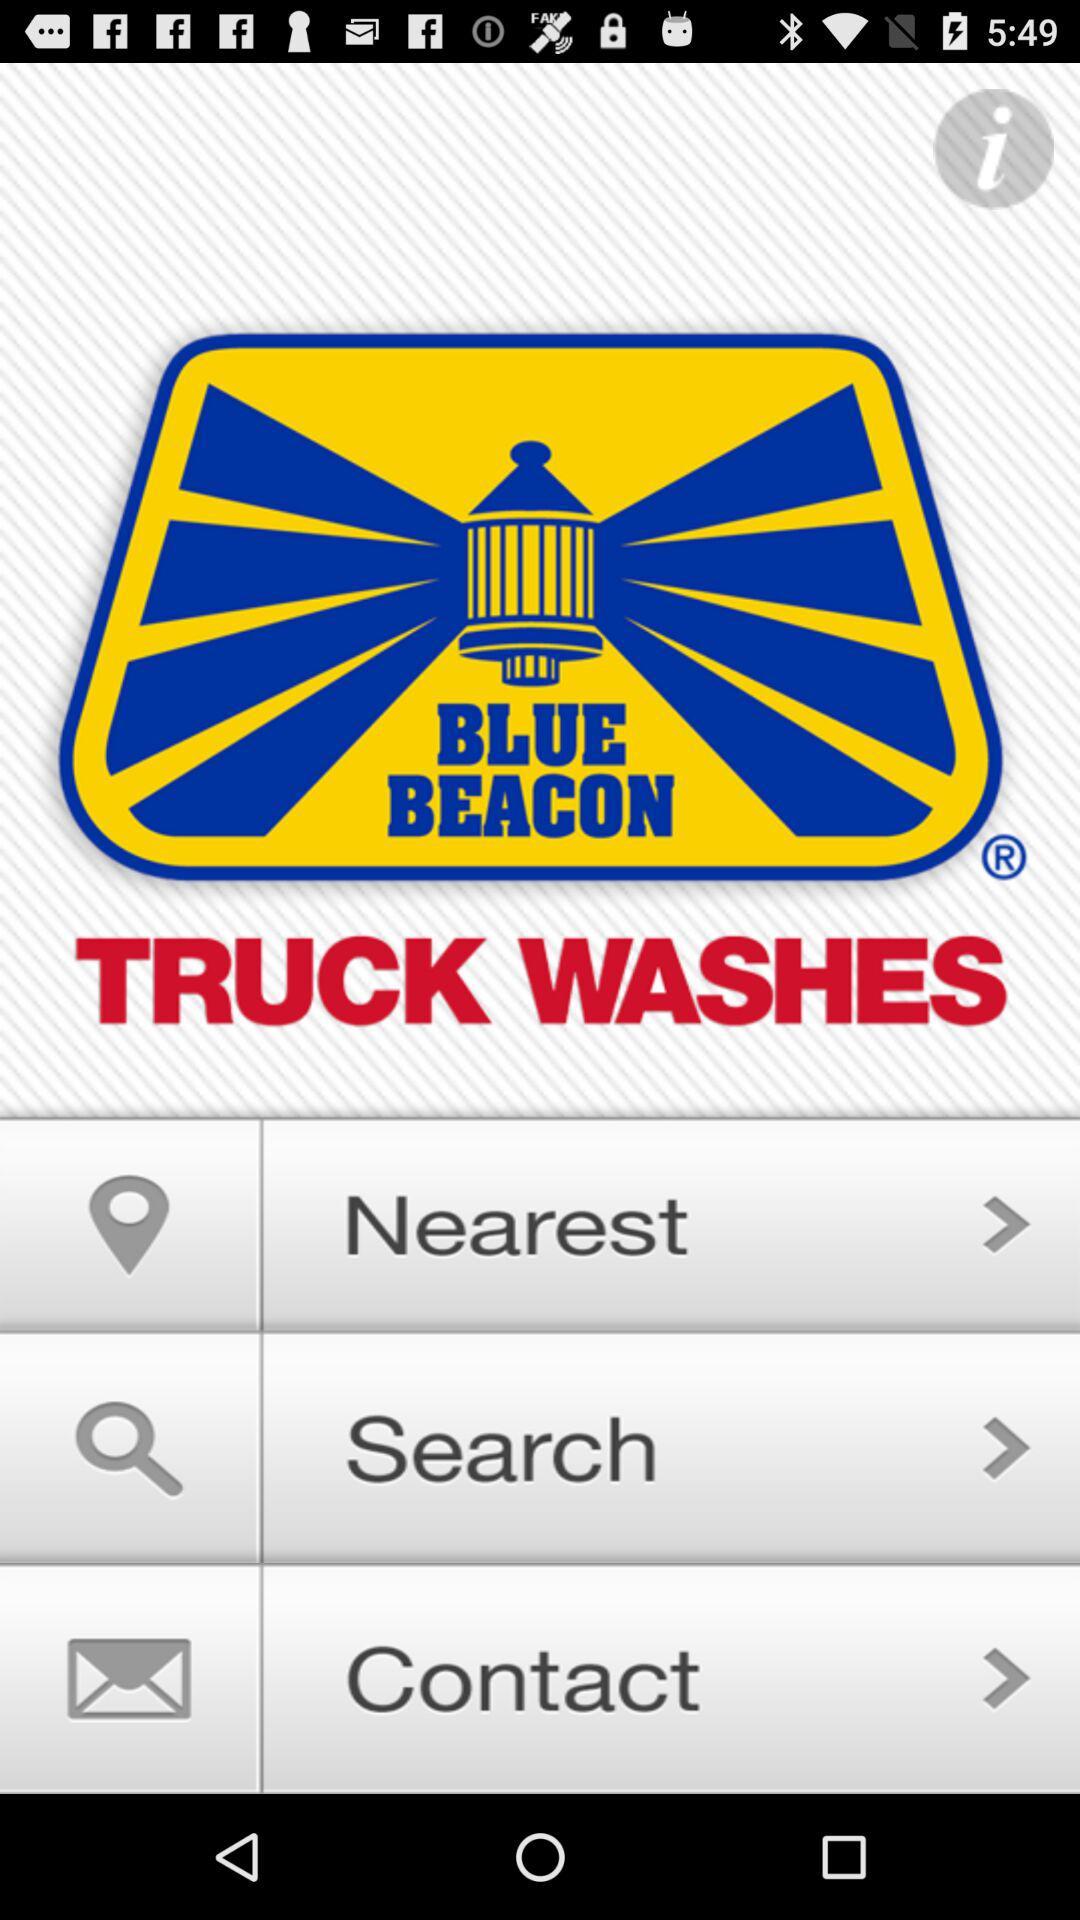 The image size is (1080, 1920). Describe the element at coordinates (993, 148) in the screenshot. I see `important information` at that location.